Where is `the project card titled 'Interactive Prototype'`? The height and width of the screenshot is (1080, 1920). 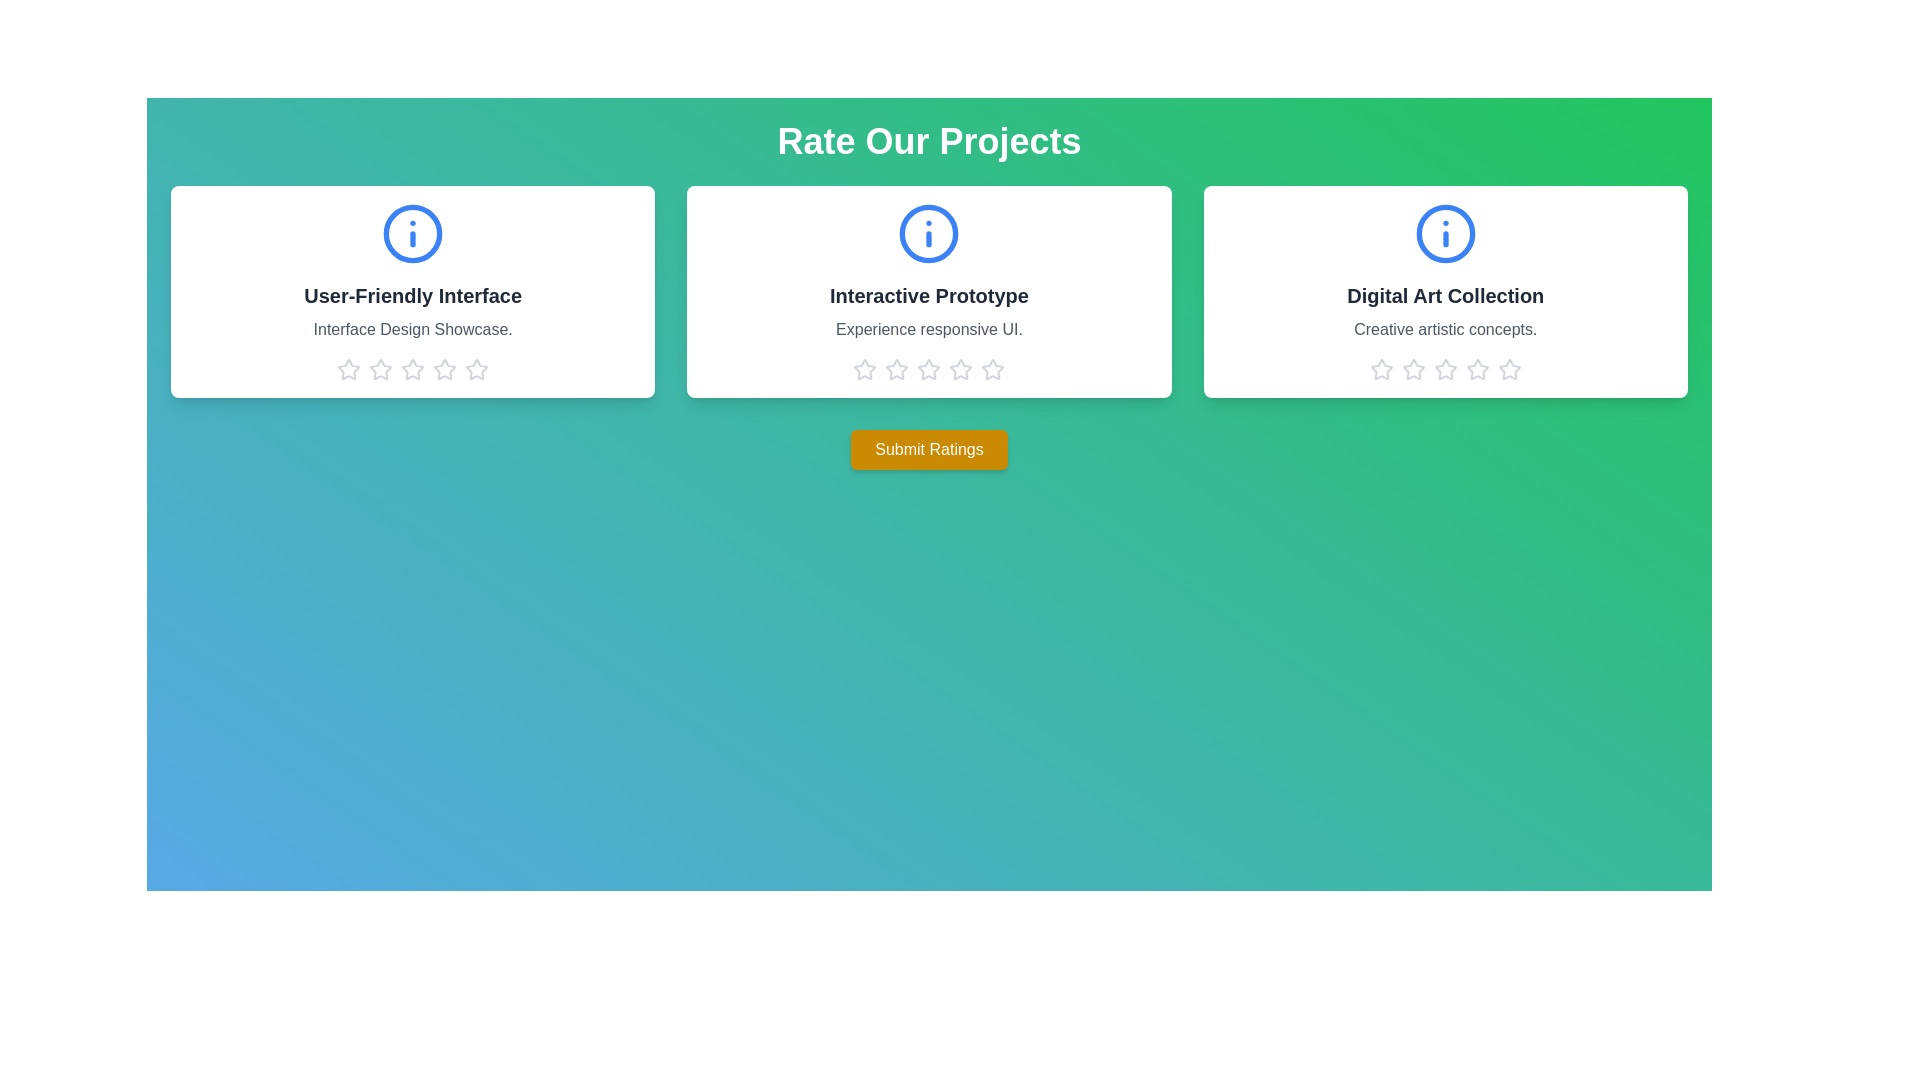 the project card titled 'Interactive Prototype' is located at coordinates (928, 292).